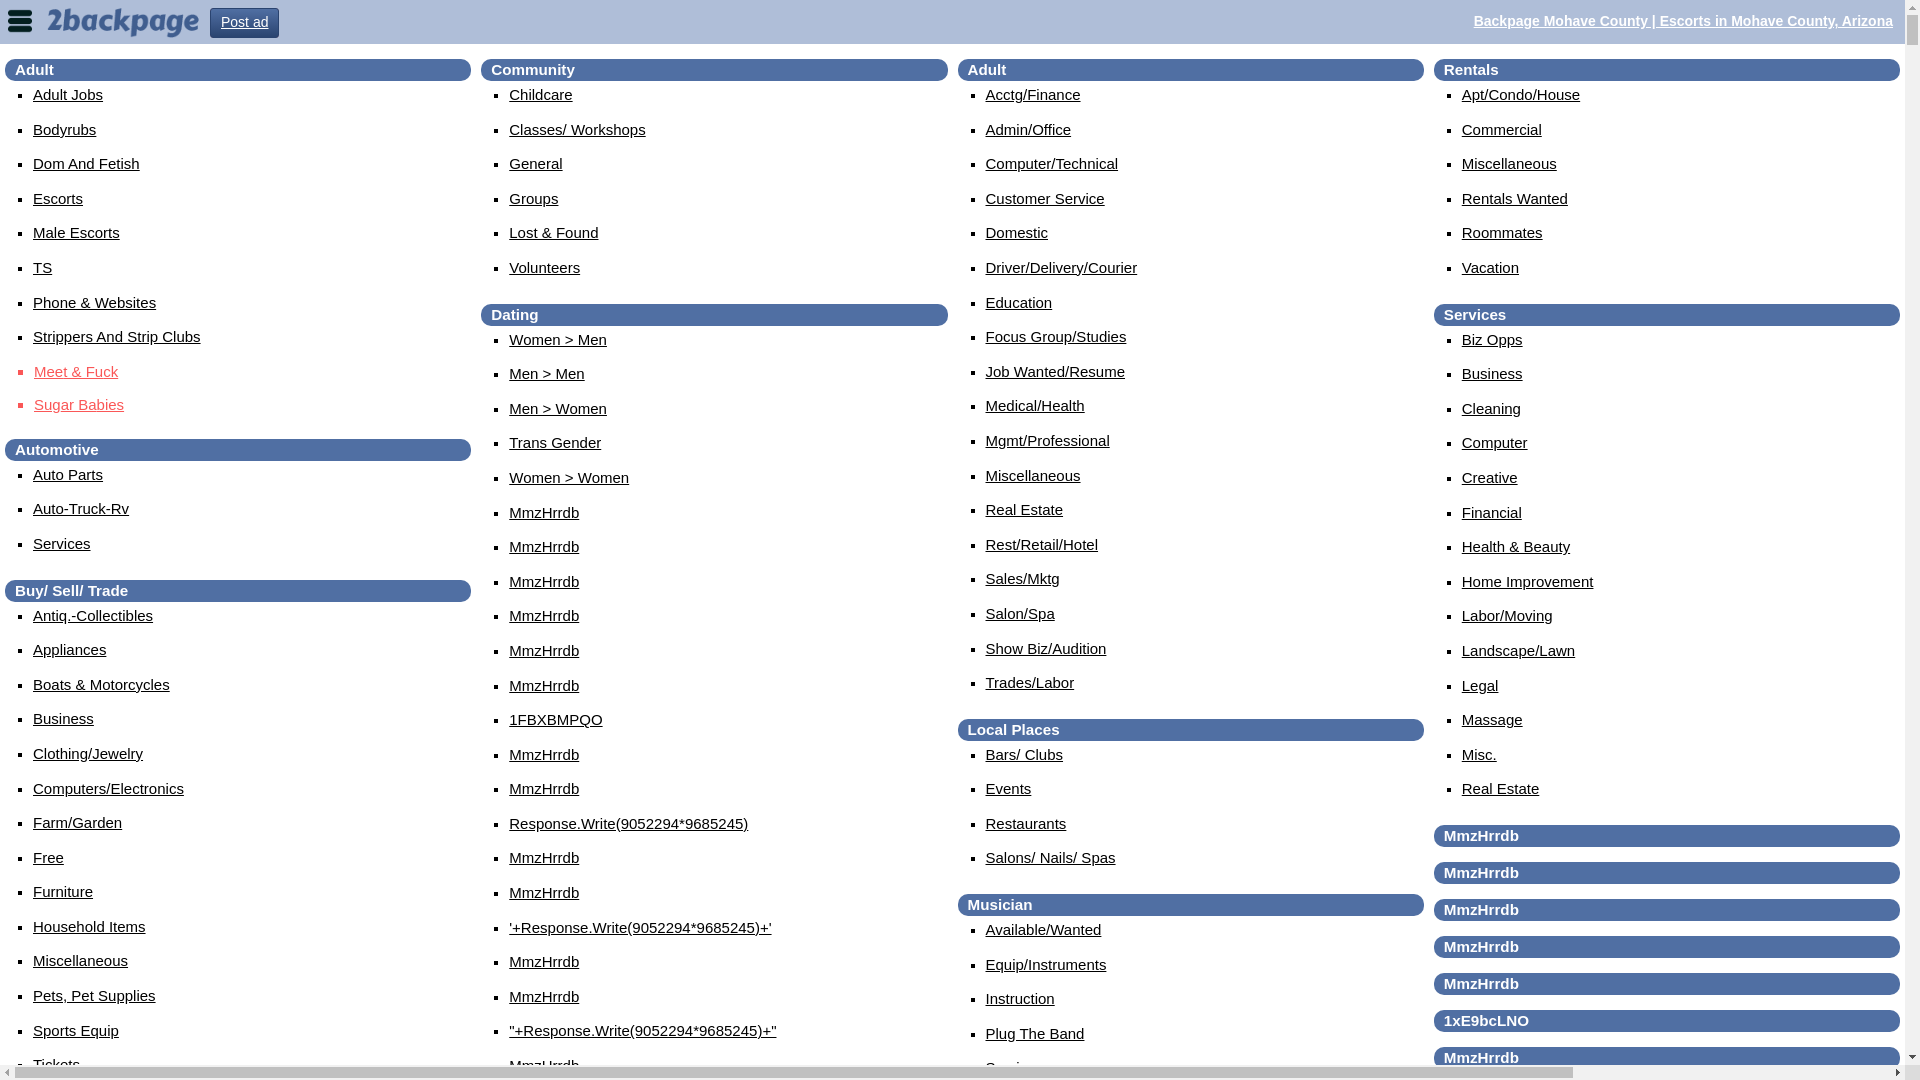 The image size is (1920, 1080). What do you see at coordinates (1515, 198) in the screenshot?
I see `'Rentals Wanted'` at bounding box center [1515, 198].